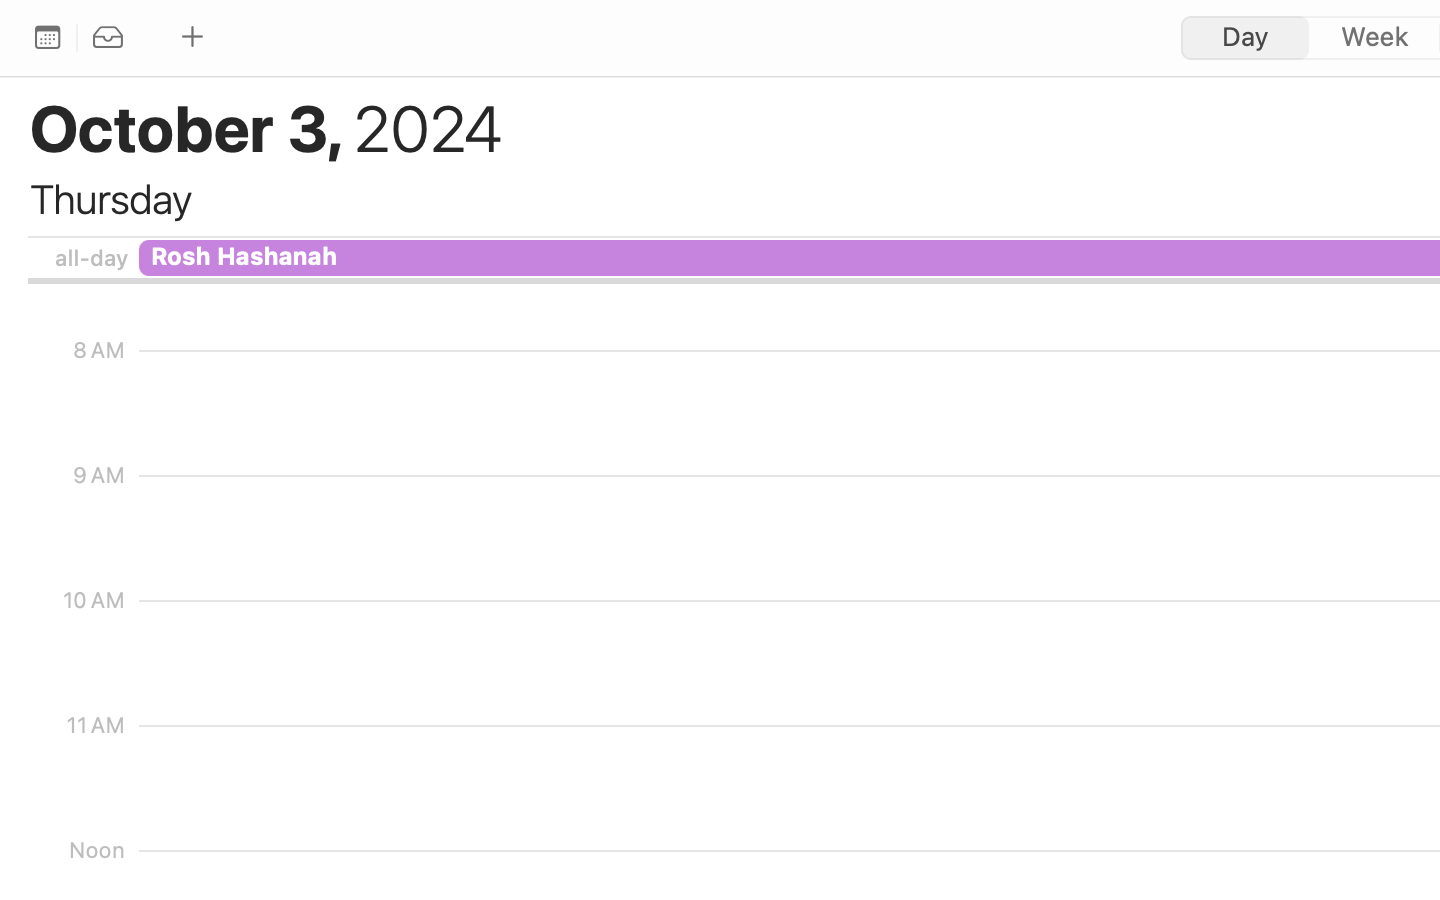 Image resolution: width=1440 pixels, height=900 pixels. What do you see at coordinates (111, 199) in the screenshot?
I see `'Thursday'` at bounding box center [111, 199].